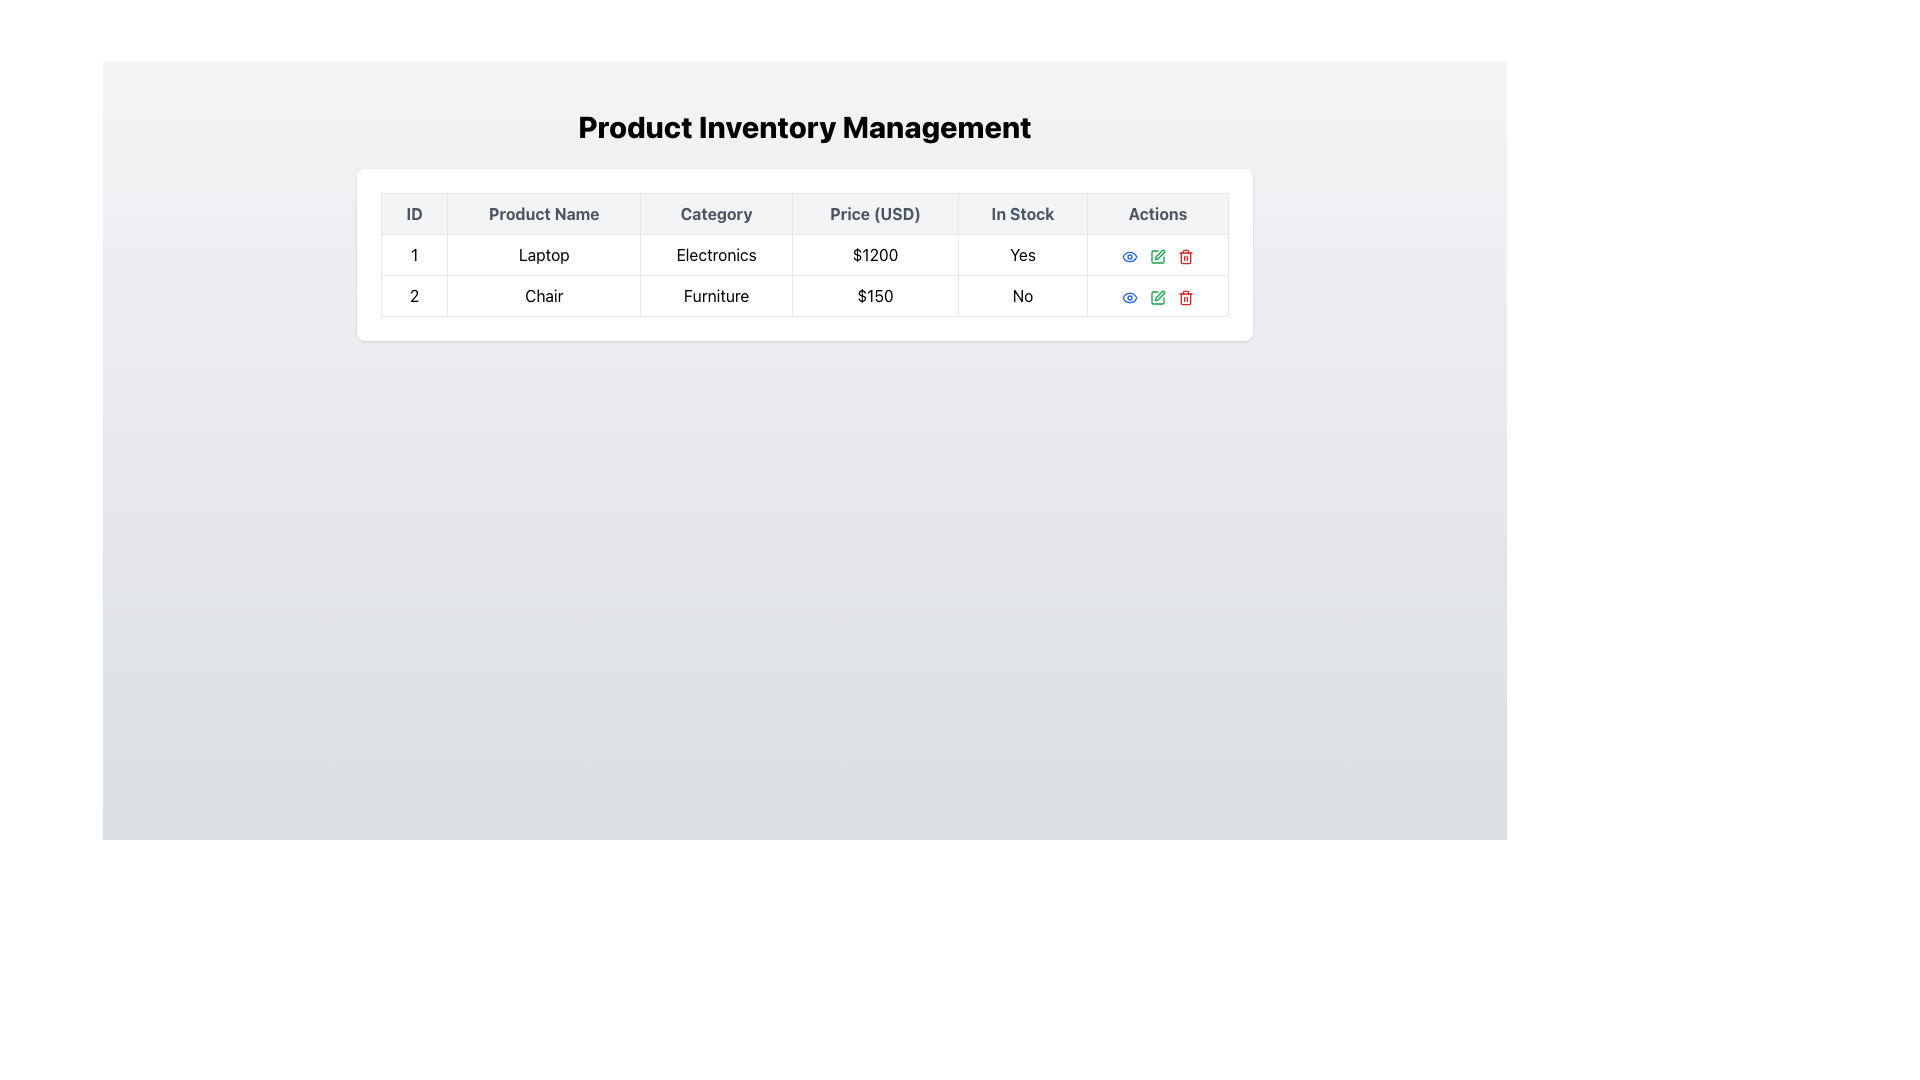 This screenshot has height=1080, width=1920. What do you see at coordinates (875, 253) in the screenshot?
I see `price of the product displayed as static text in the 'Price (USD)' column of the first row in the 'Product Inventory Management' table, which indicates the price of 'Laptop Electronics' as $1200` at bounding box center [875, 253].